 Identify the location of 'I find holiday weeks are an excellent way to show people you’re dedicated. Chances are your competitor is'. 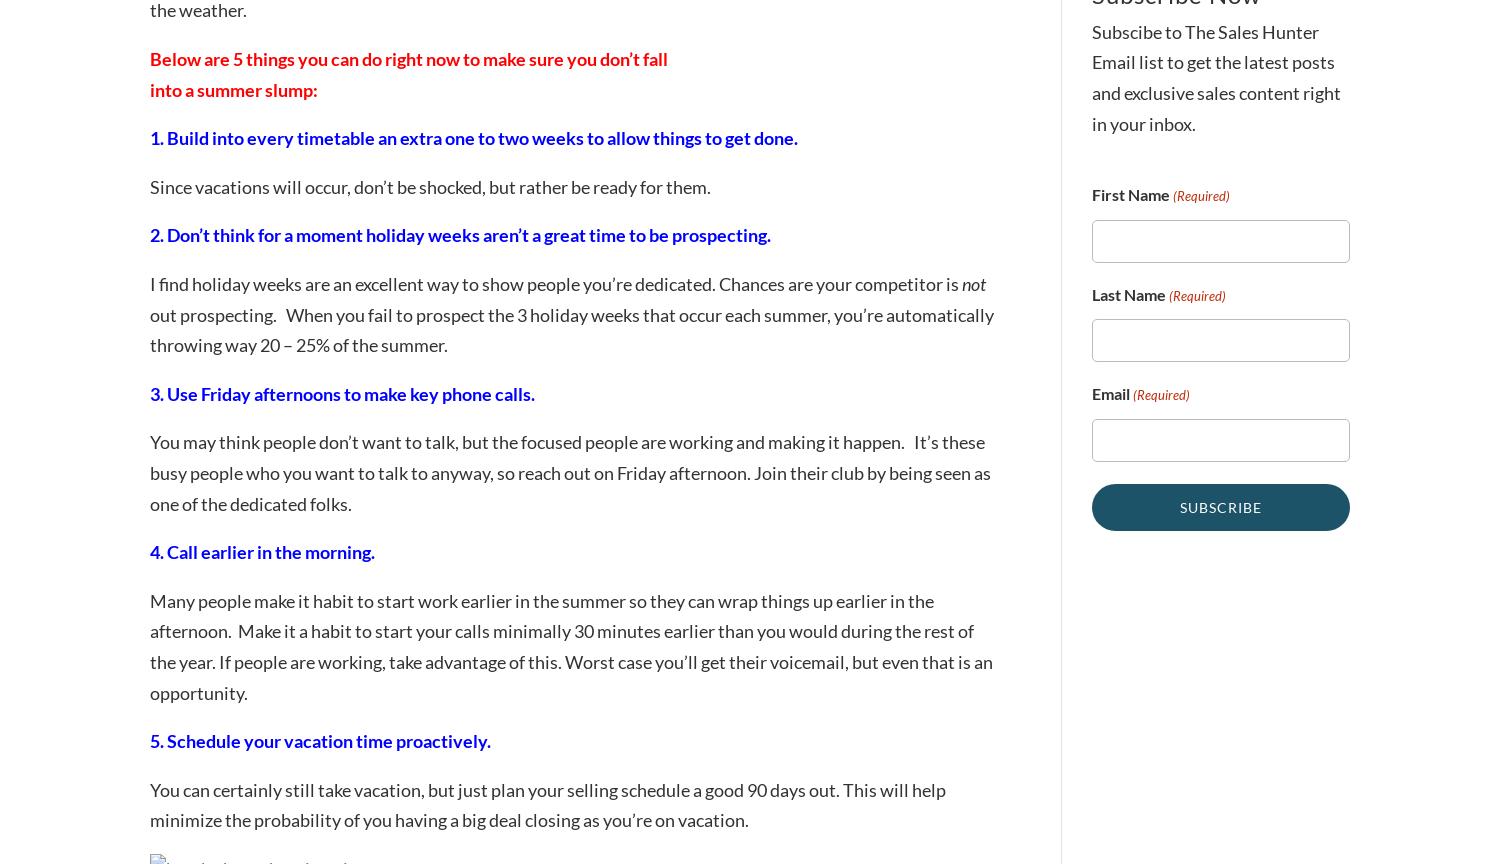
(556, 283).